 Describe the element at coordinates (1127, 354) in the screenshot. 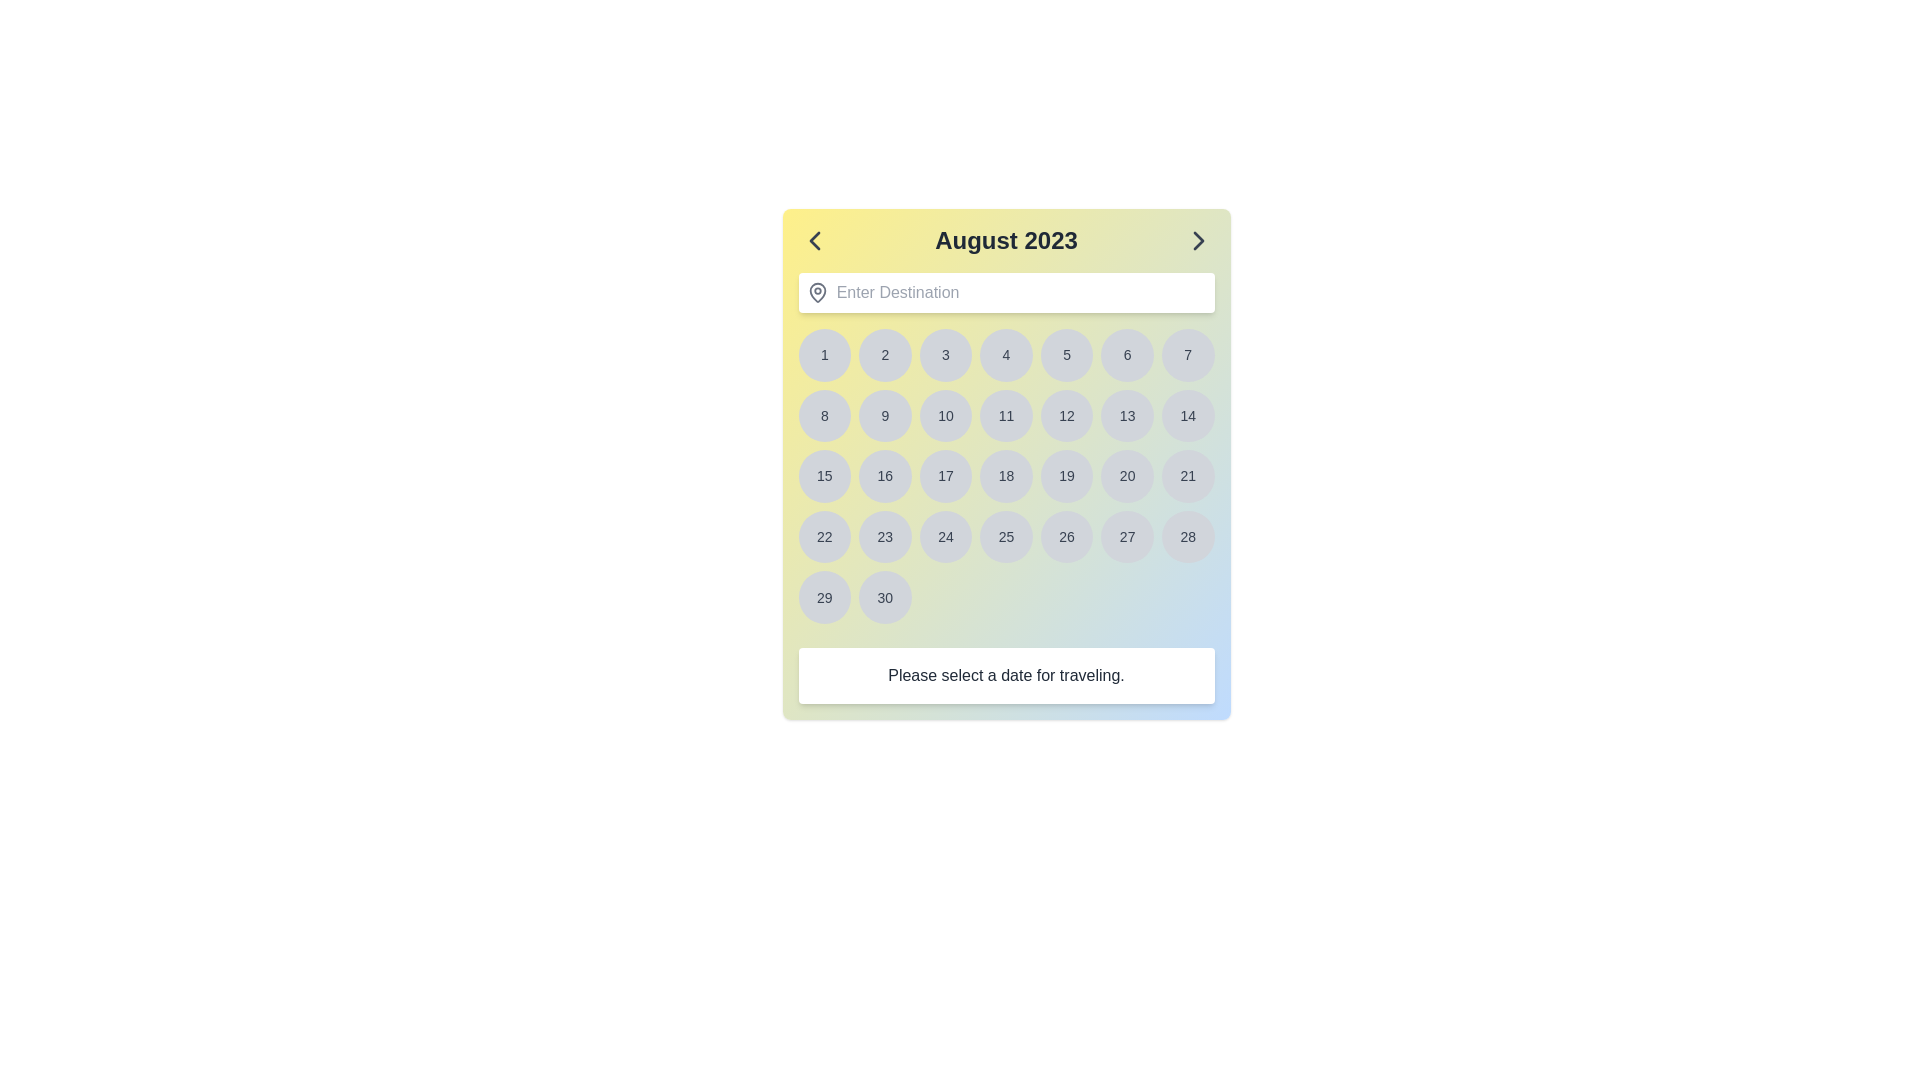

I see `the button representing the sixth day of August 2023 in the calendar interface` at that location.